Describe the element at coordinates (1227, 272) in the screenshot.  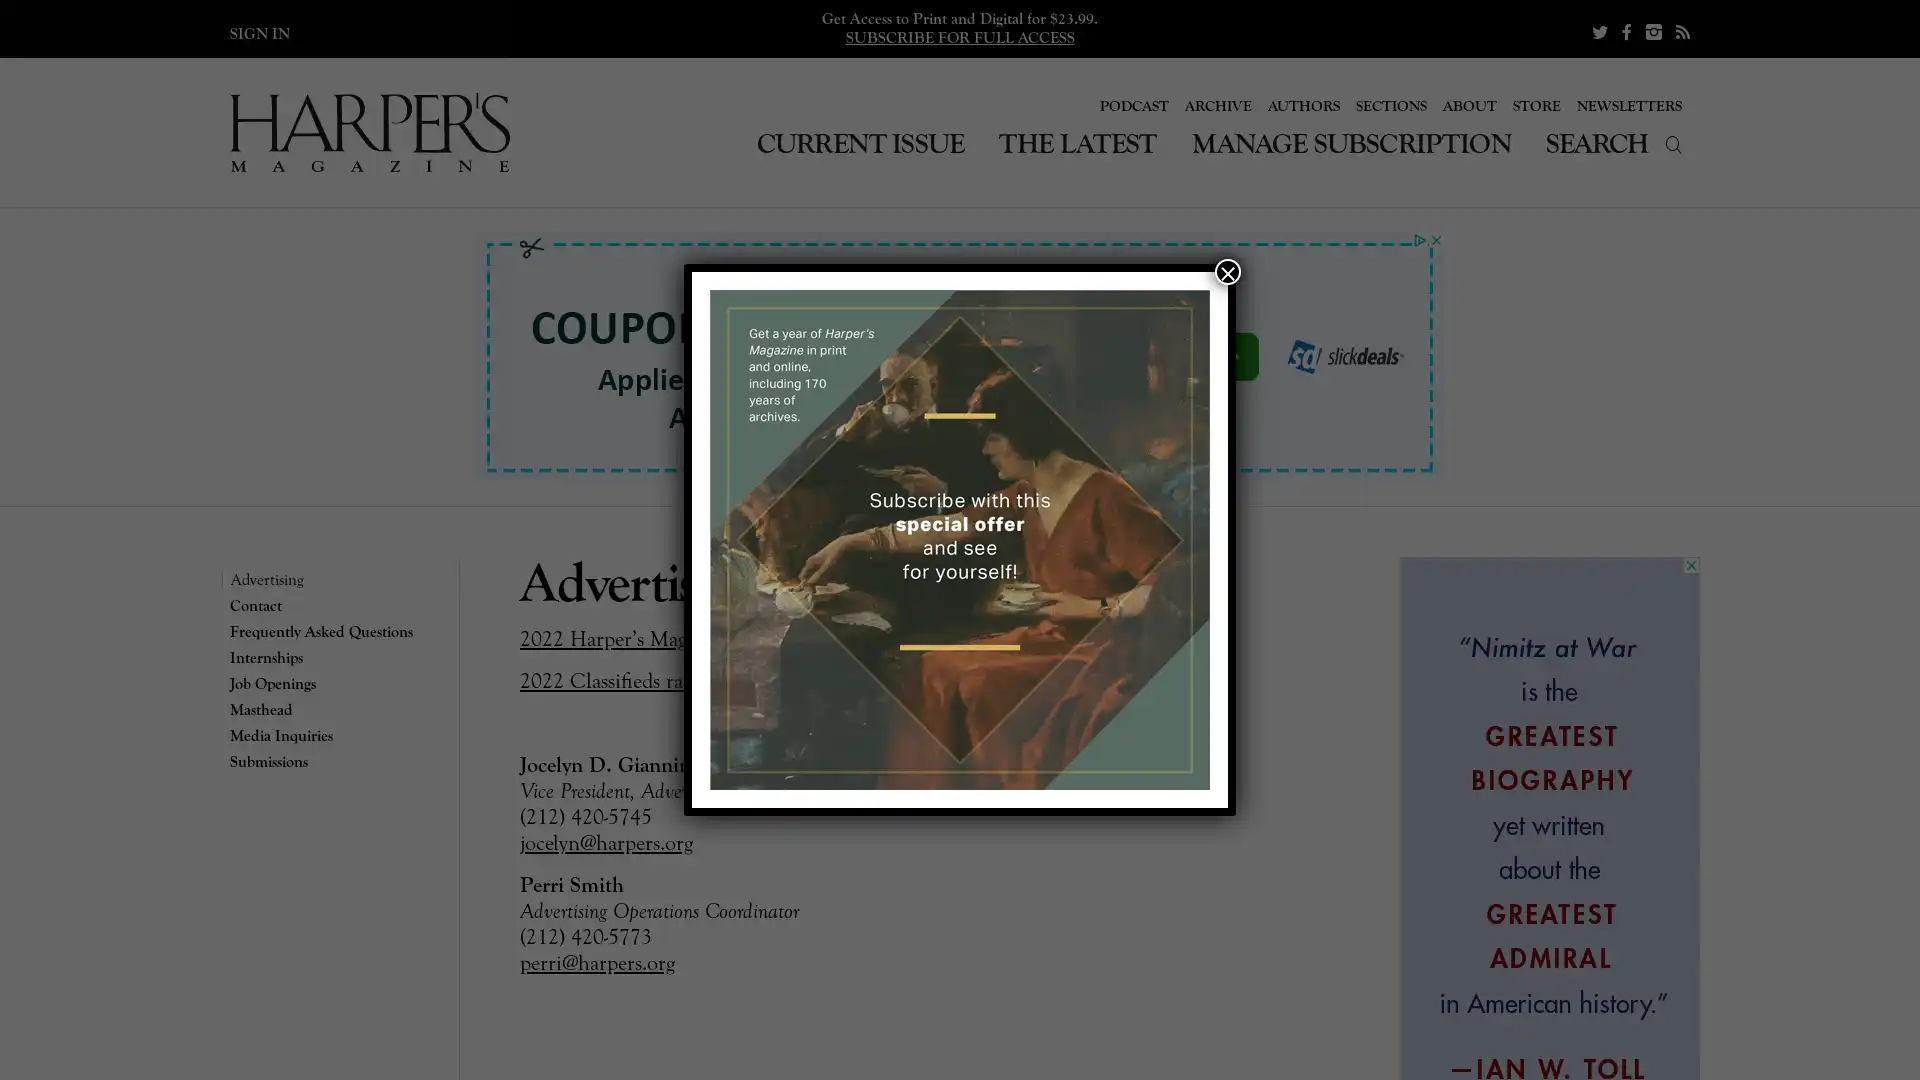
I see `Close` at that location.